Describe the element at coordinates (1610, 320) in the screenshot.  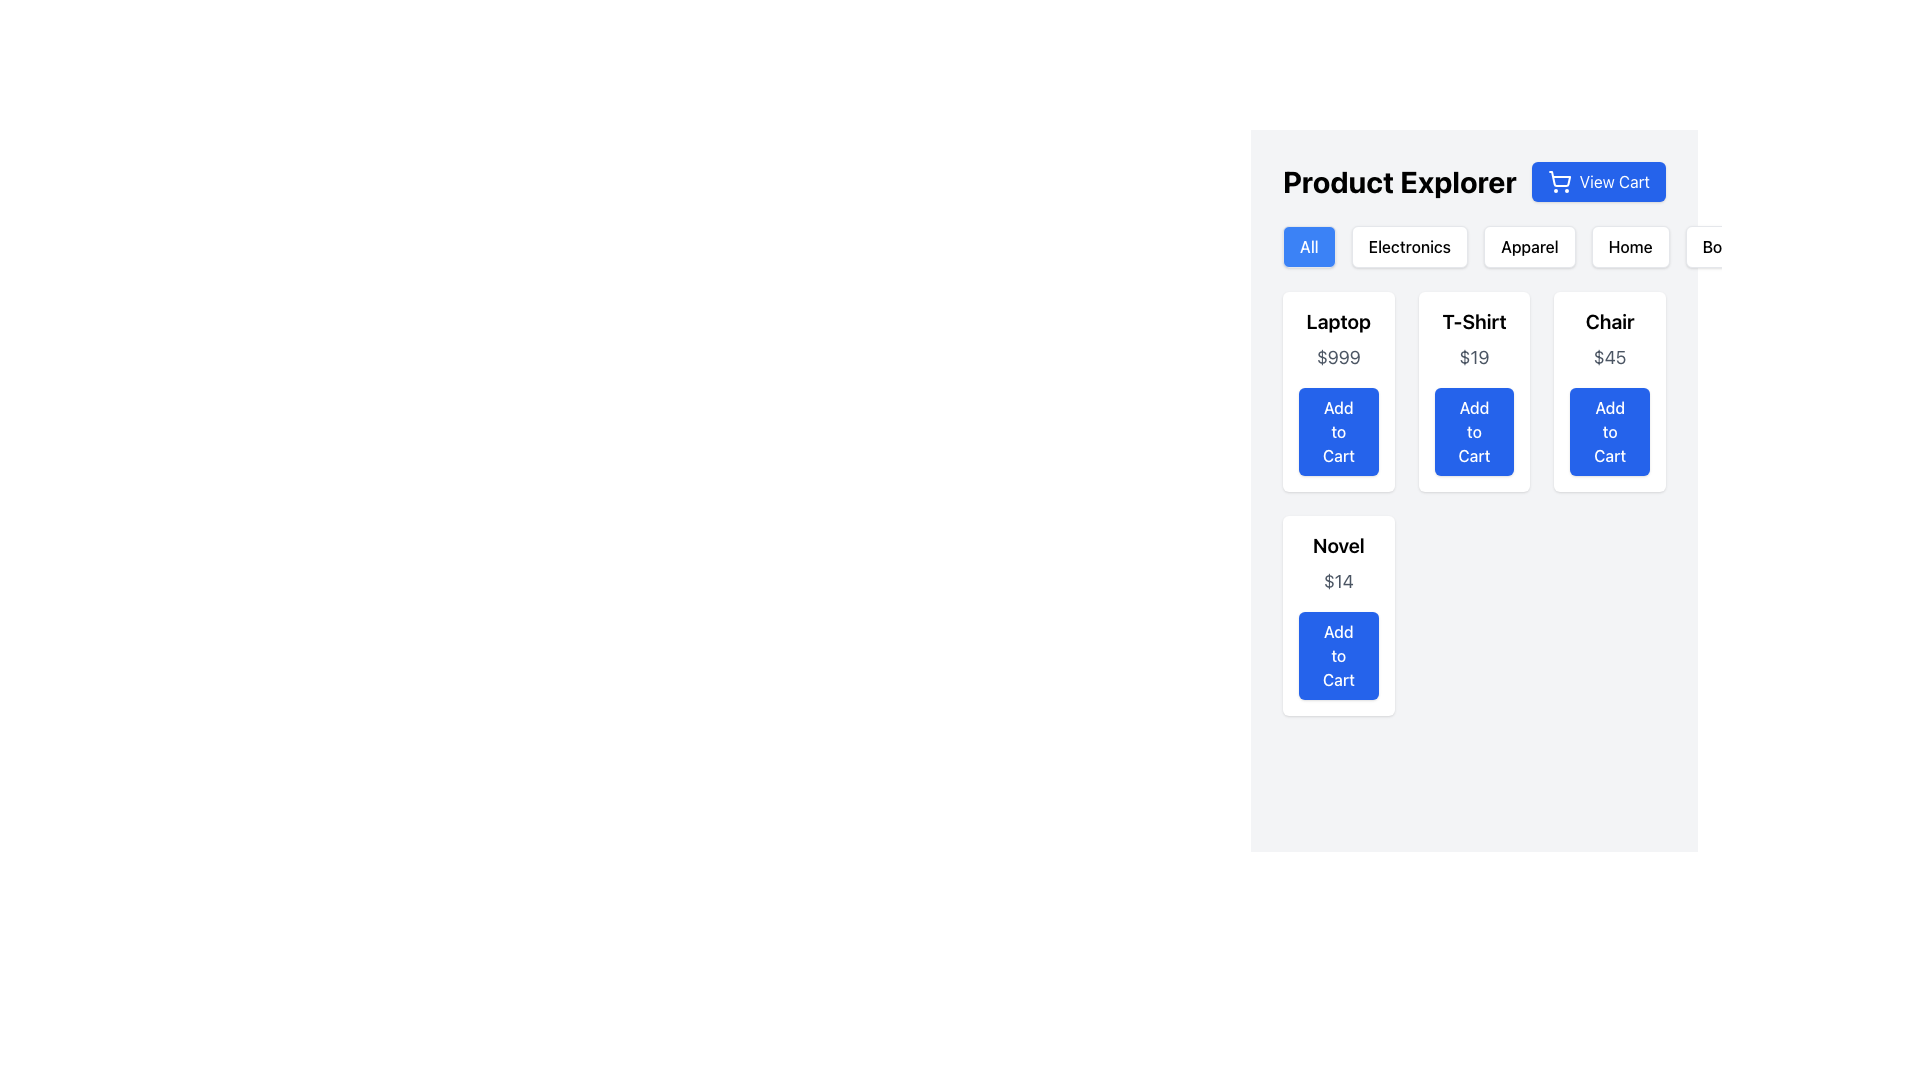
I see `text label at the top center of the product card to identify the product` at that location.